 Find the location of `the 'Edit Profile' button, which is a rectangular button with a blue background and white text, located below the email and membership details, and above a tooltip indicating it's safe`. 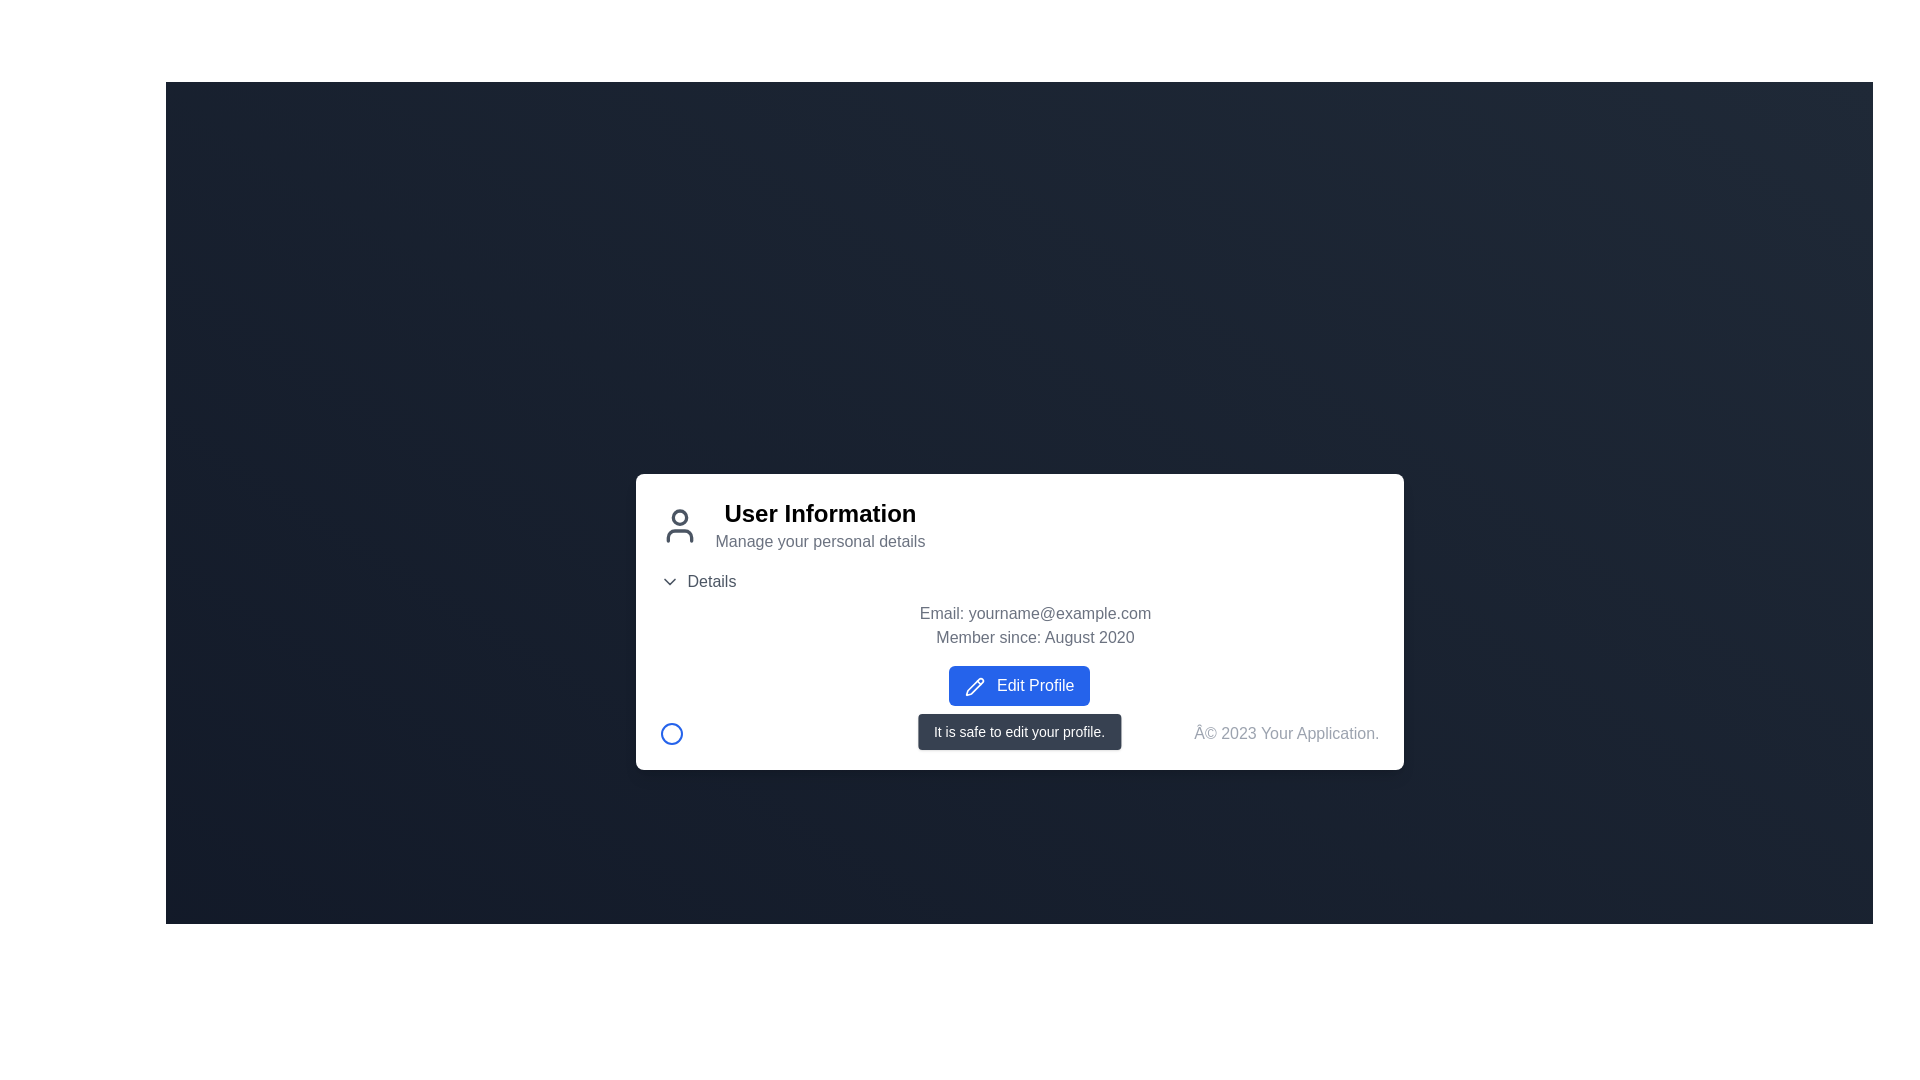

the 'Edit Profile' button, which is a rectangular button with a blue background and white text, located below the email and membership details, and above a tooltip indicating it's safe is located at coordinates (1019, 685).